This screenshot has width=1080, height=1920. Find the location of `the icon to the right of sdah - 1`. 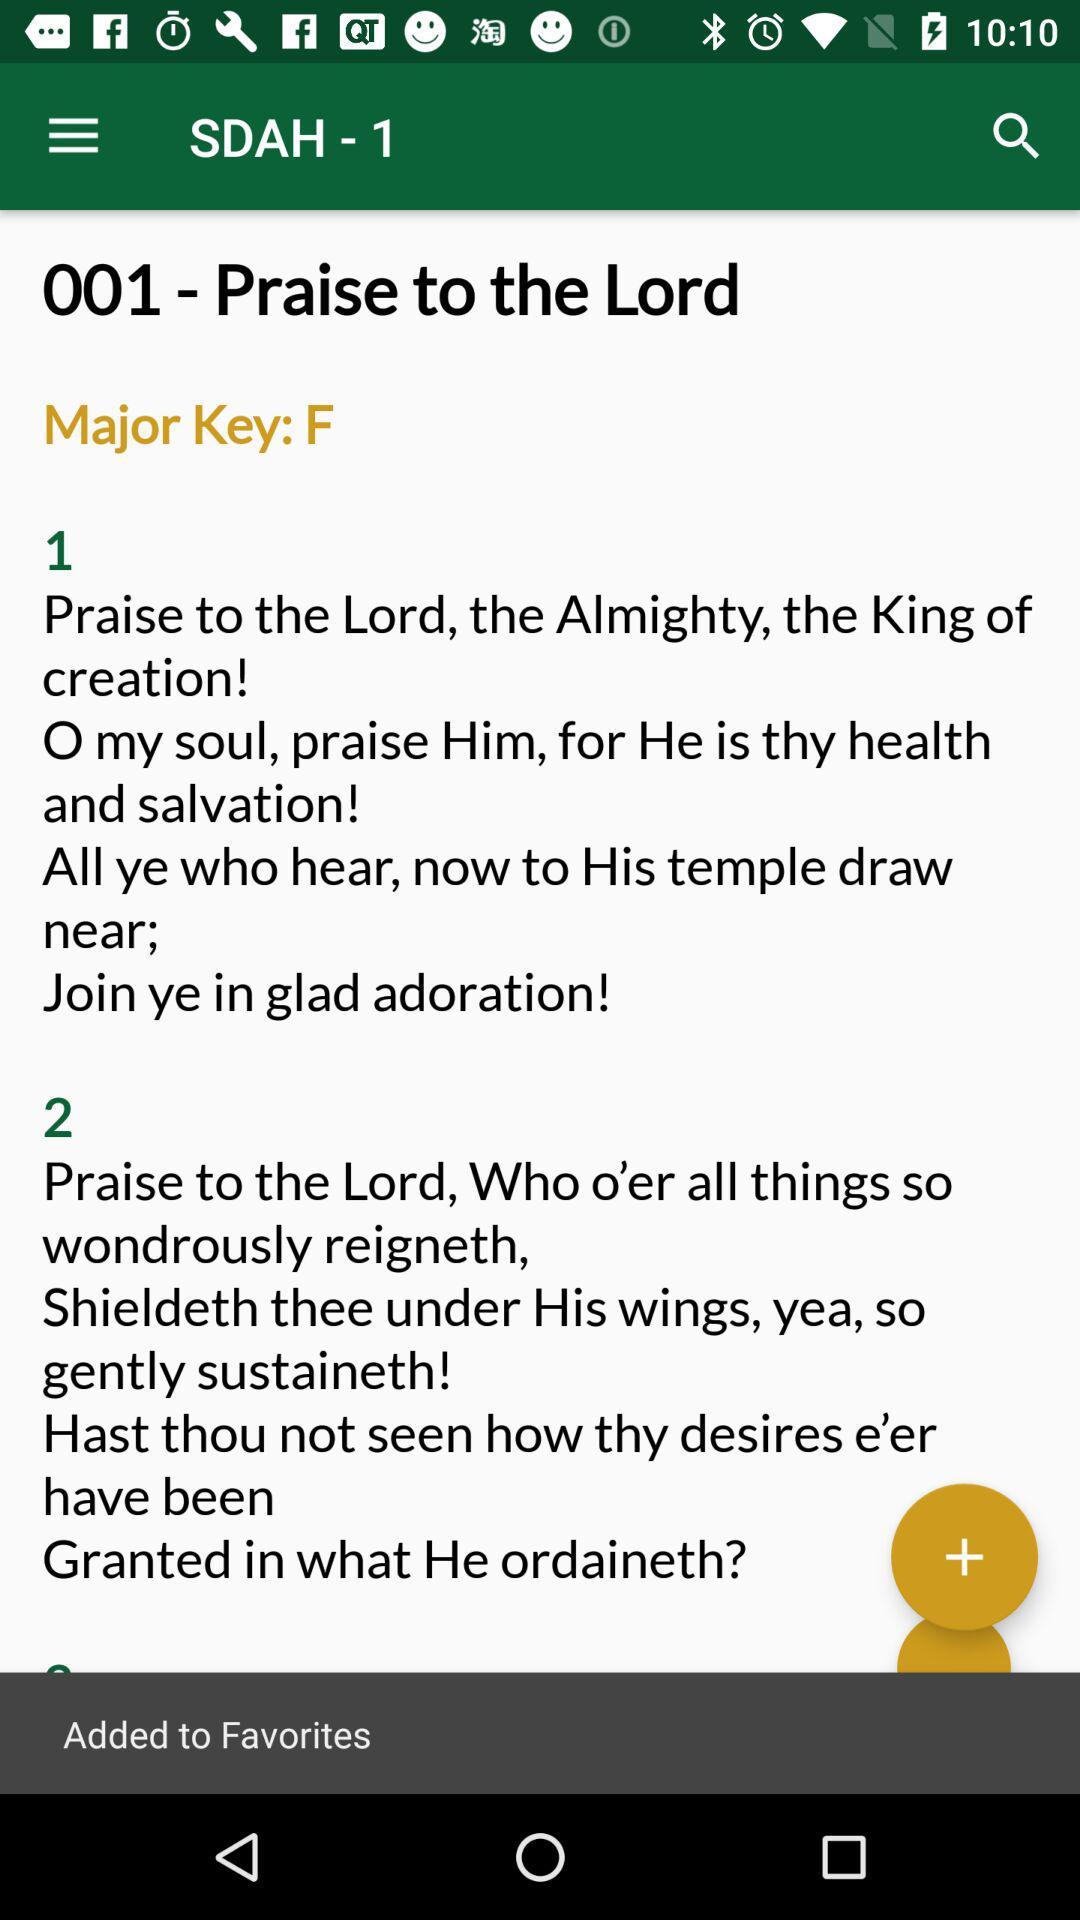

the icon to the right of sdah - 1 is located at coordinates (1017, 135).